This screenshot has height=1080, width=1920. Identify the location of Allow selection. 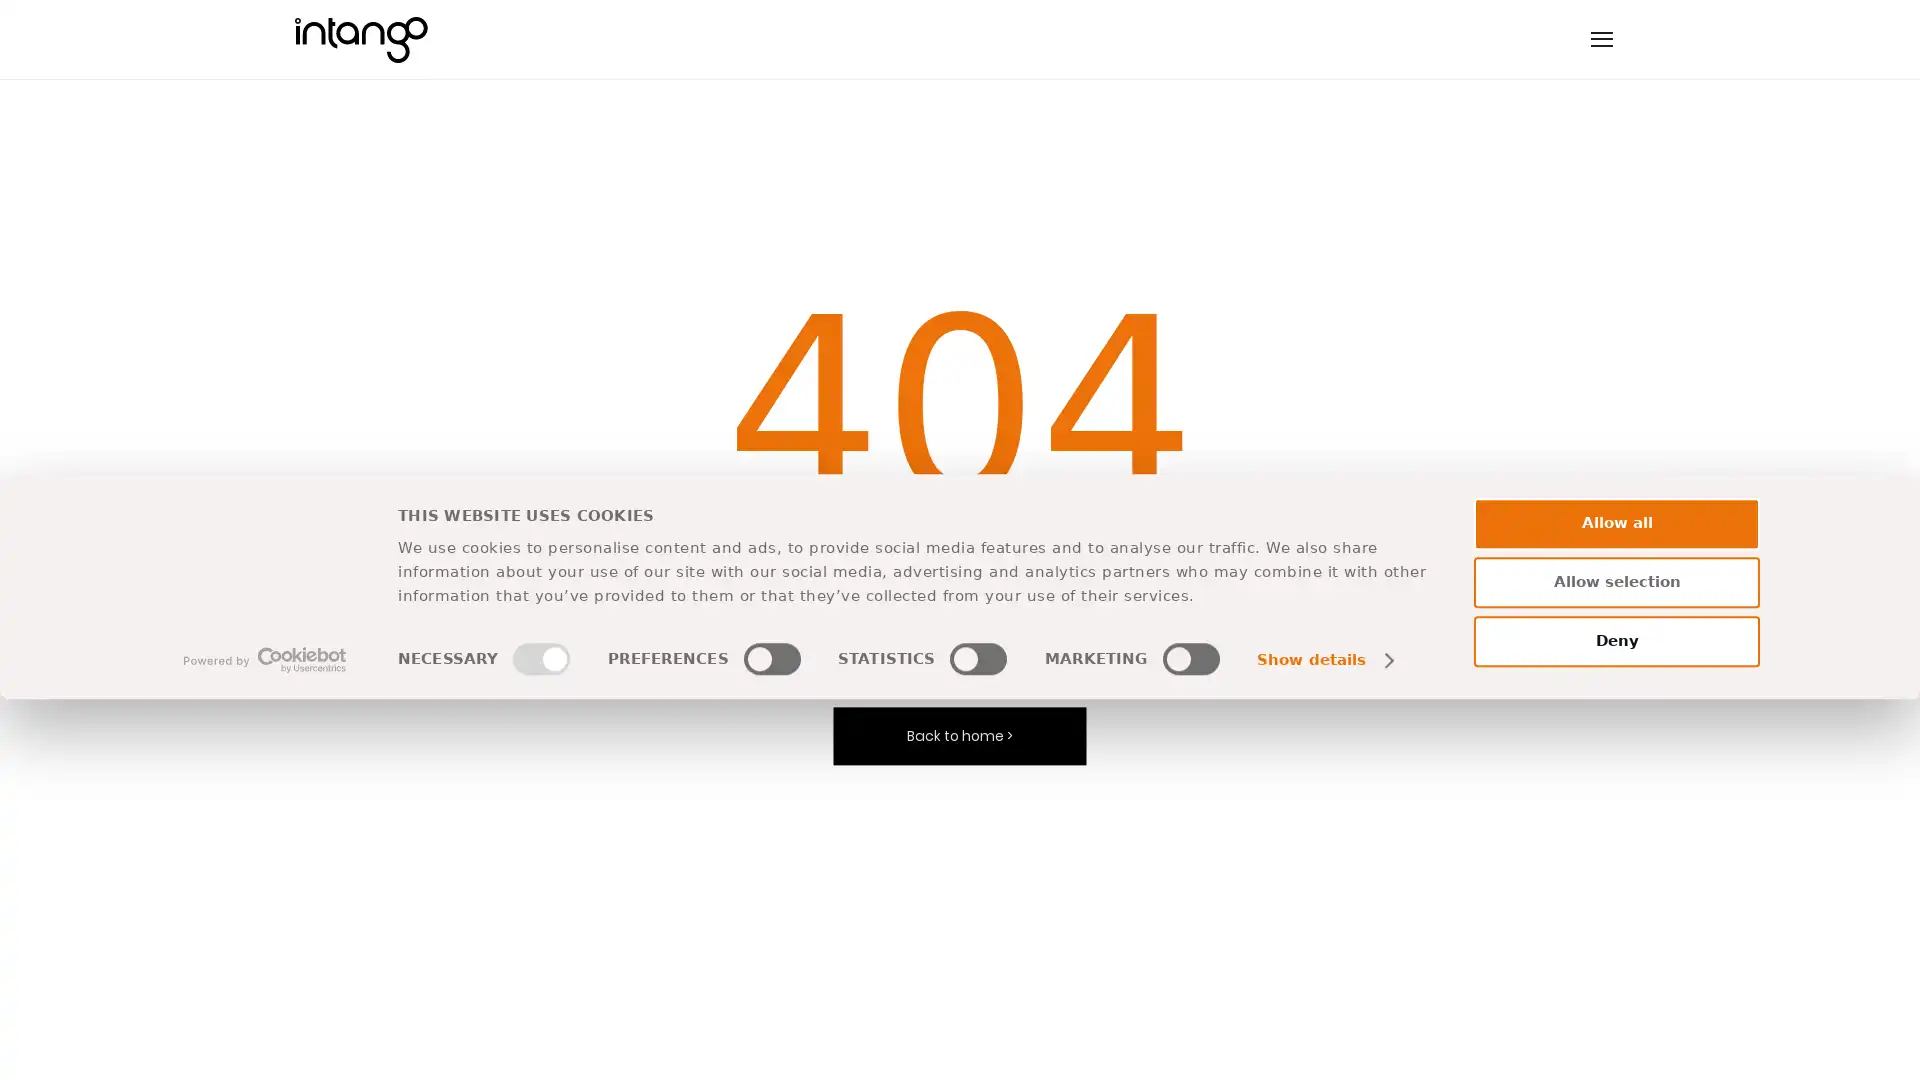
(1617, 962).